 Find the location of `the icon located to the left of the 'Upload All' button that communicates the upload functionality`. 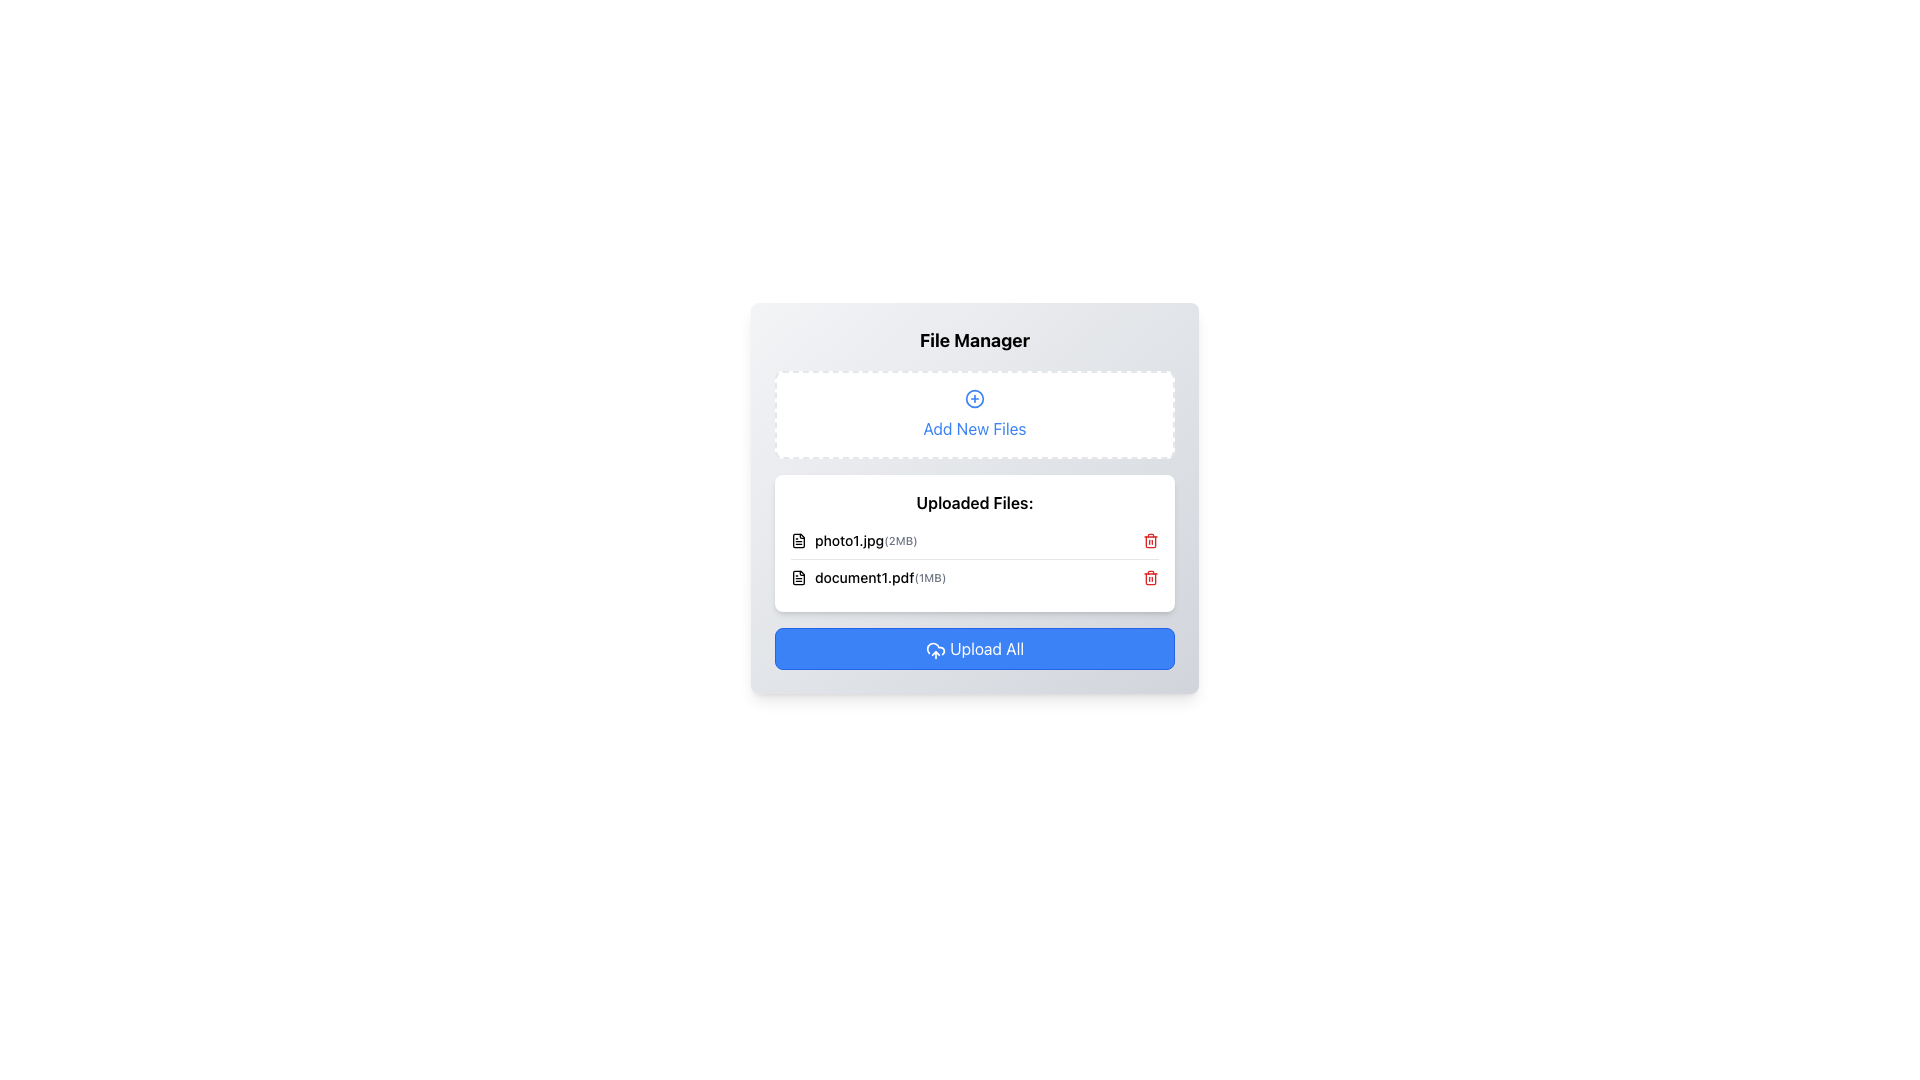

the icon located to the left of the 'Upload All' button that communicates the upload functionality is located at coordinates (935, 650).